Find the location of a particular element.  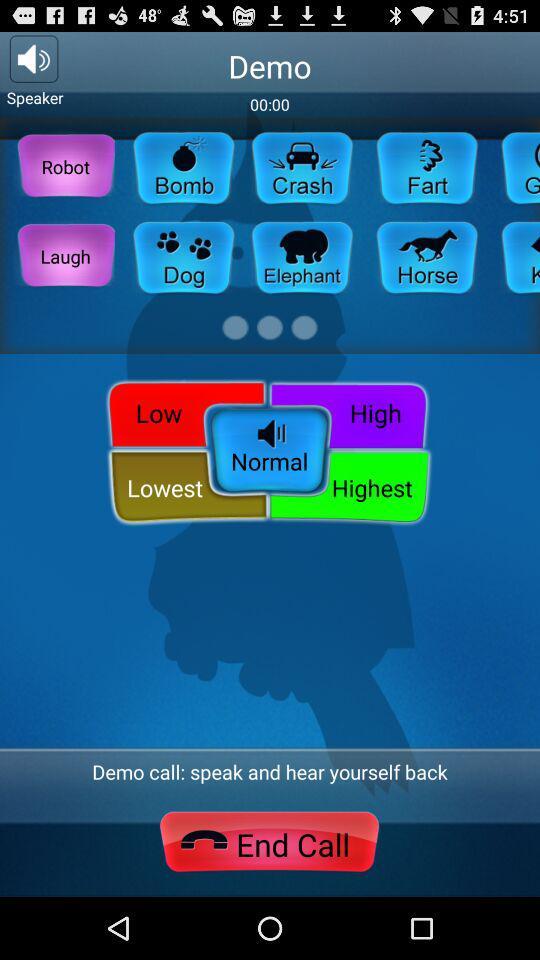

lowest button is located at coordinates (188, 486).